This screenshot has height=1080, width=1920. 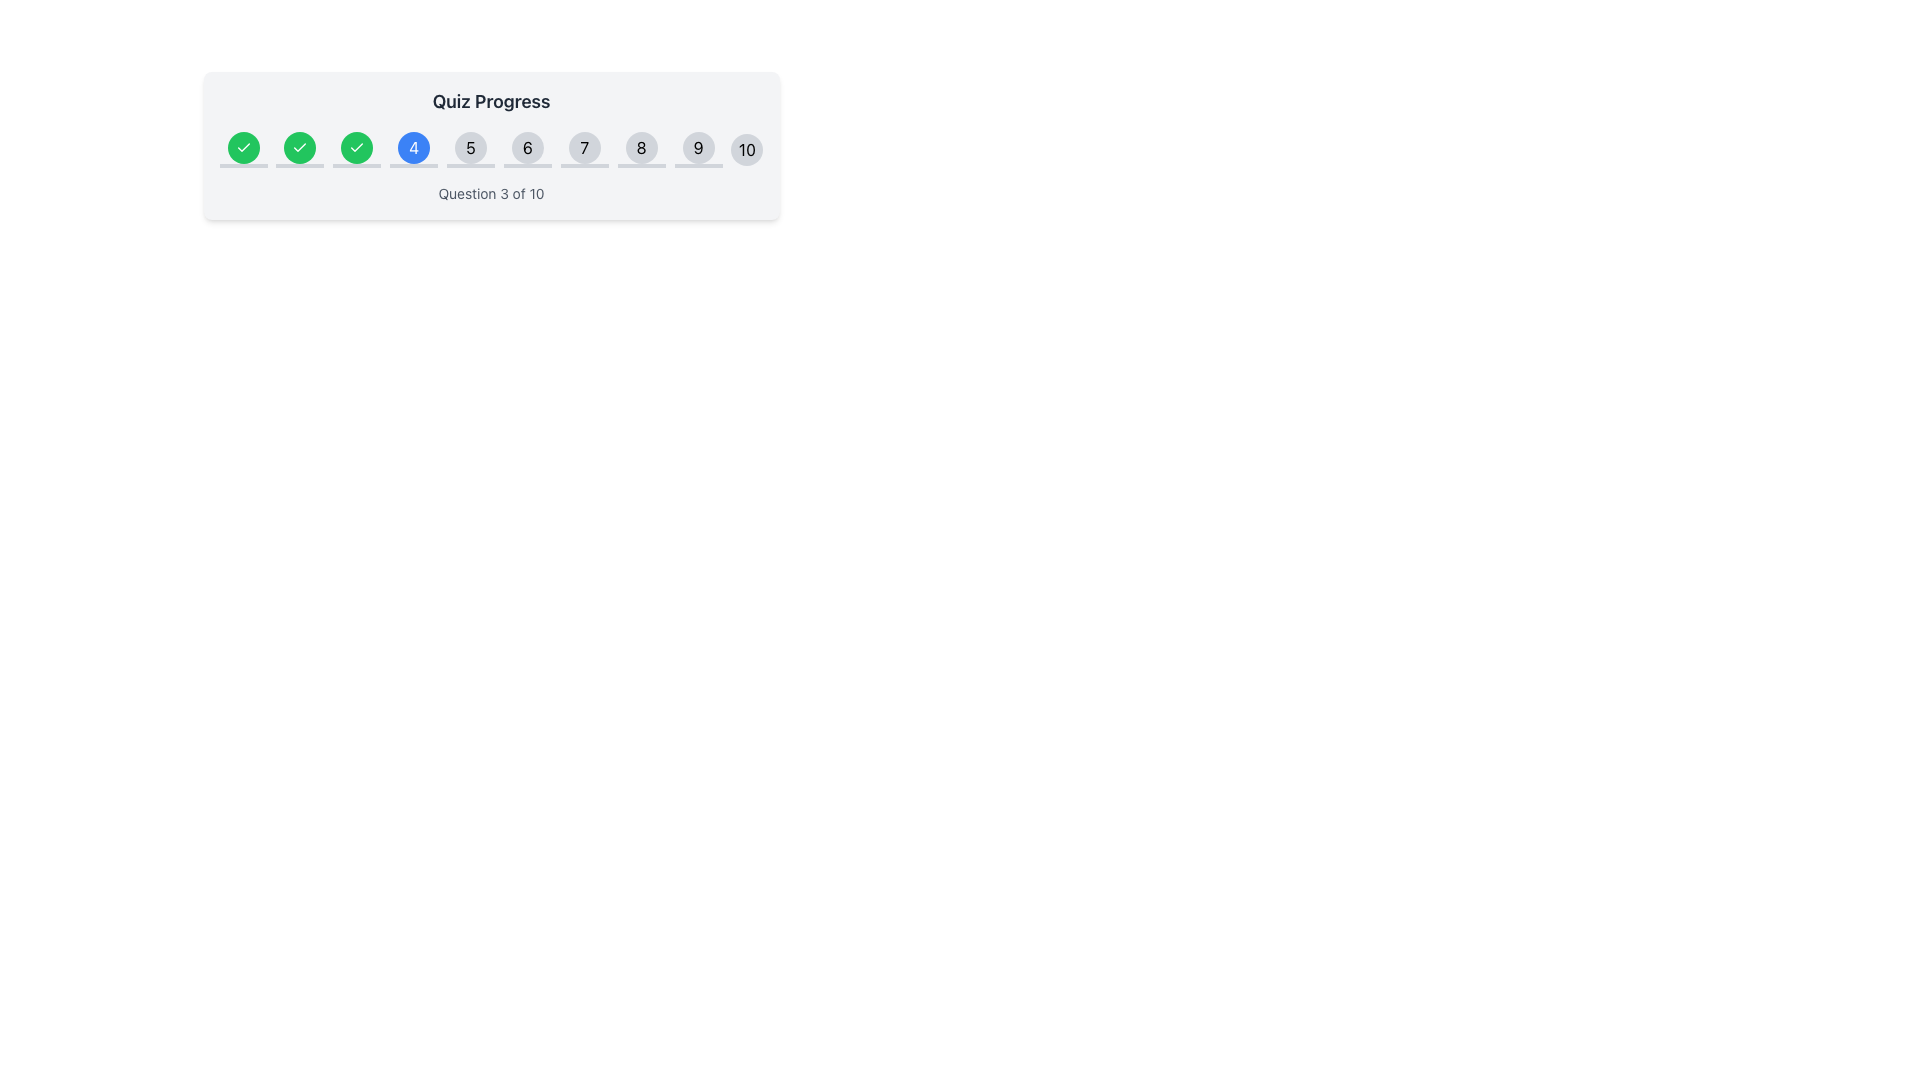 What do you see at coordinates (641, 164) in the screenshot?
I see `the progress indicator bar located beneath the circular button labeled '8' in the quiz progress bar` at bounding box center [641, 164].